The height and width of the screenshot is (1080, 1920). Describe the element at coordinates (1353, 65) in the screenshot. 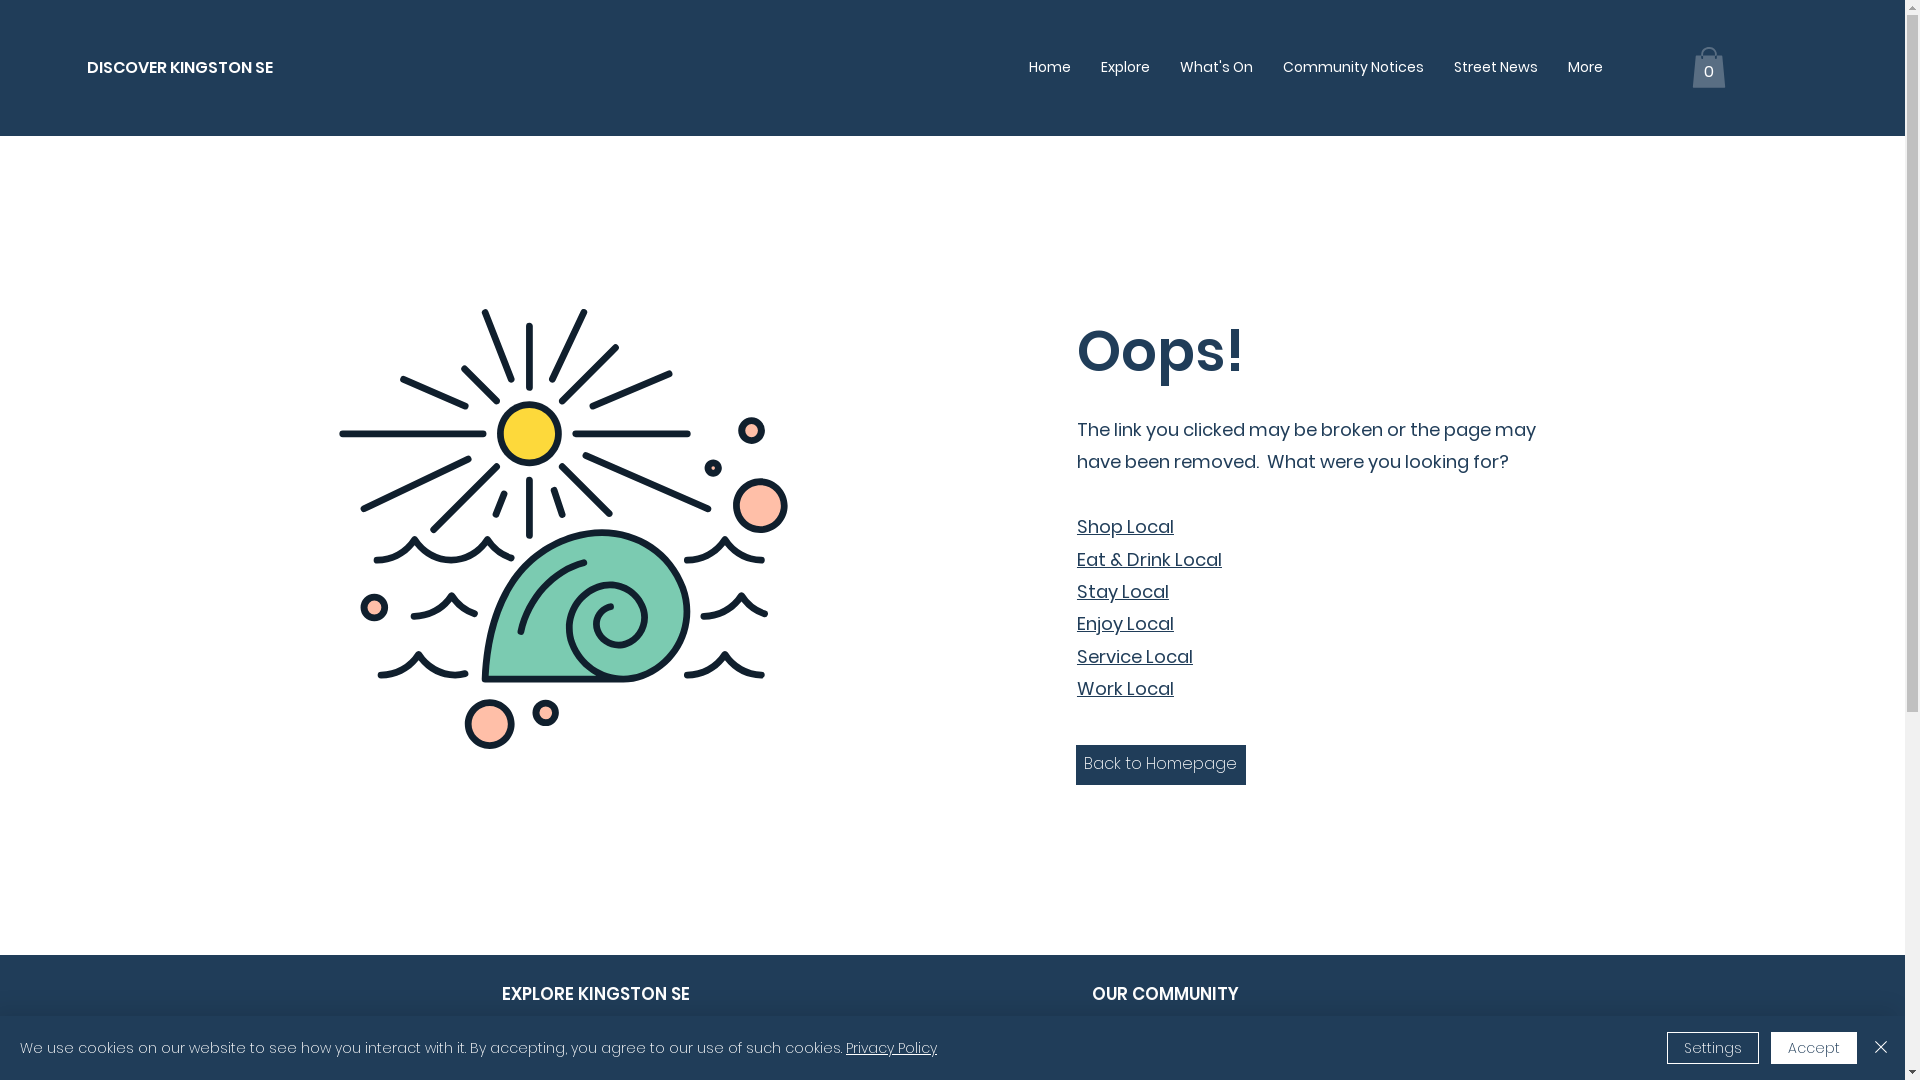

I see `'Community Notices'` at that location.